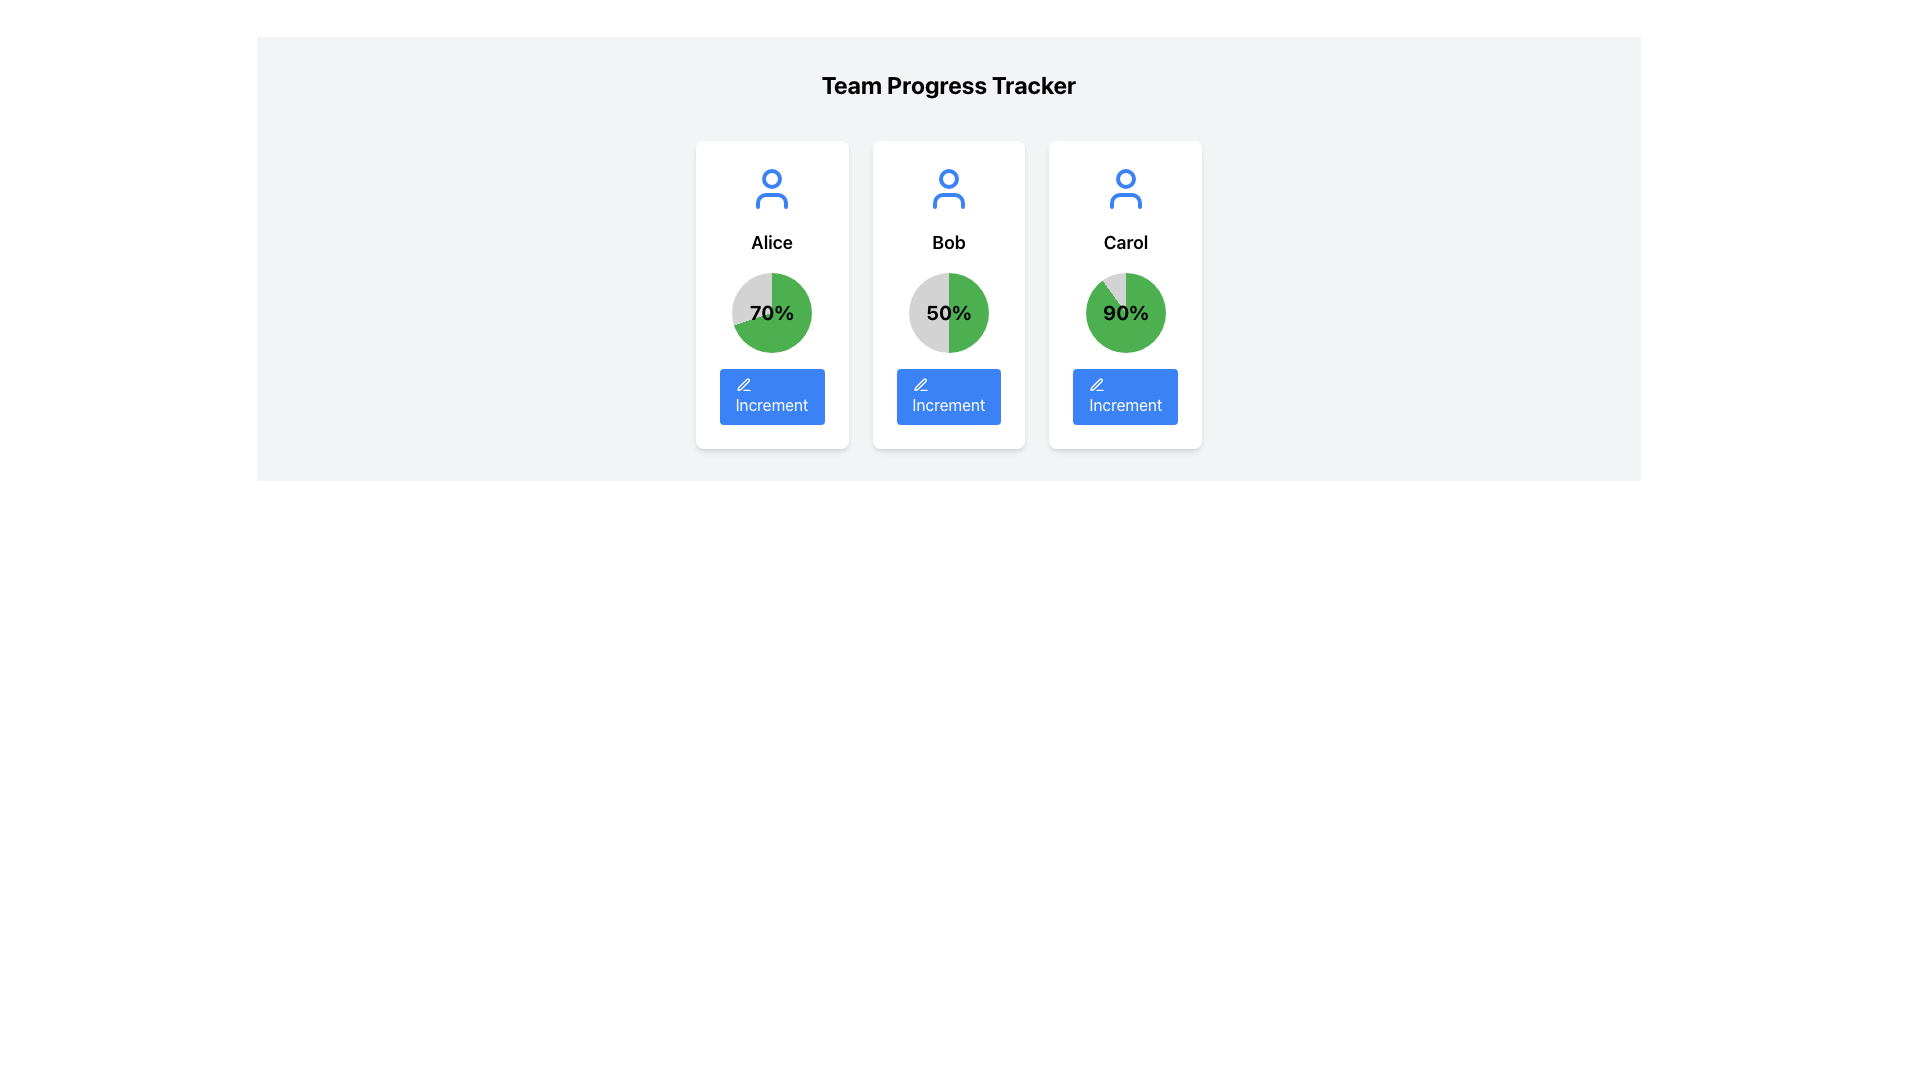 Image resolution: width=1920 pixels, height=1080 pixels. Describe the element at coordinates (919, 384) in the screenshot. I see `the stylized pen or pencil icon within the blue 'Increment' button located under the card labeled 'Bob'` at that location.